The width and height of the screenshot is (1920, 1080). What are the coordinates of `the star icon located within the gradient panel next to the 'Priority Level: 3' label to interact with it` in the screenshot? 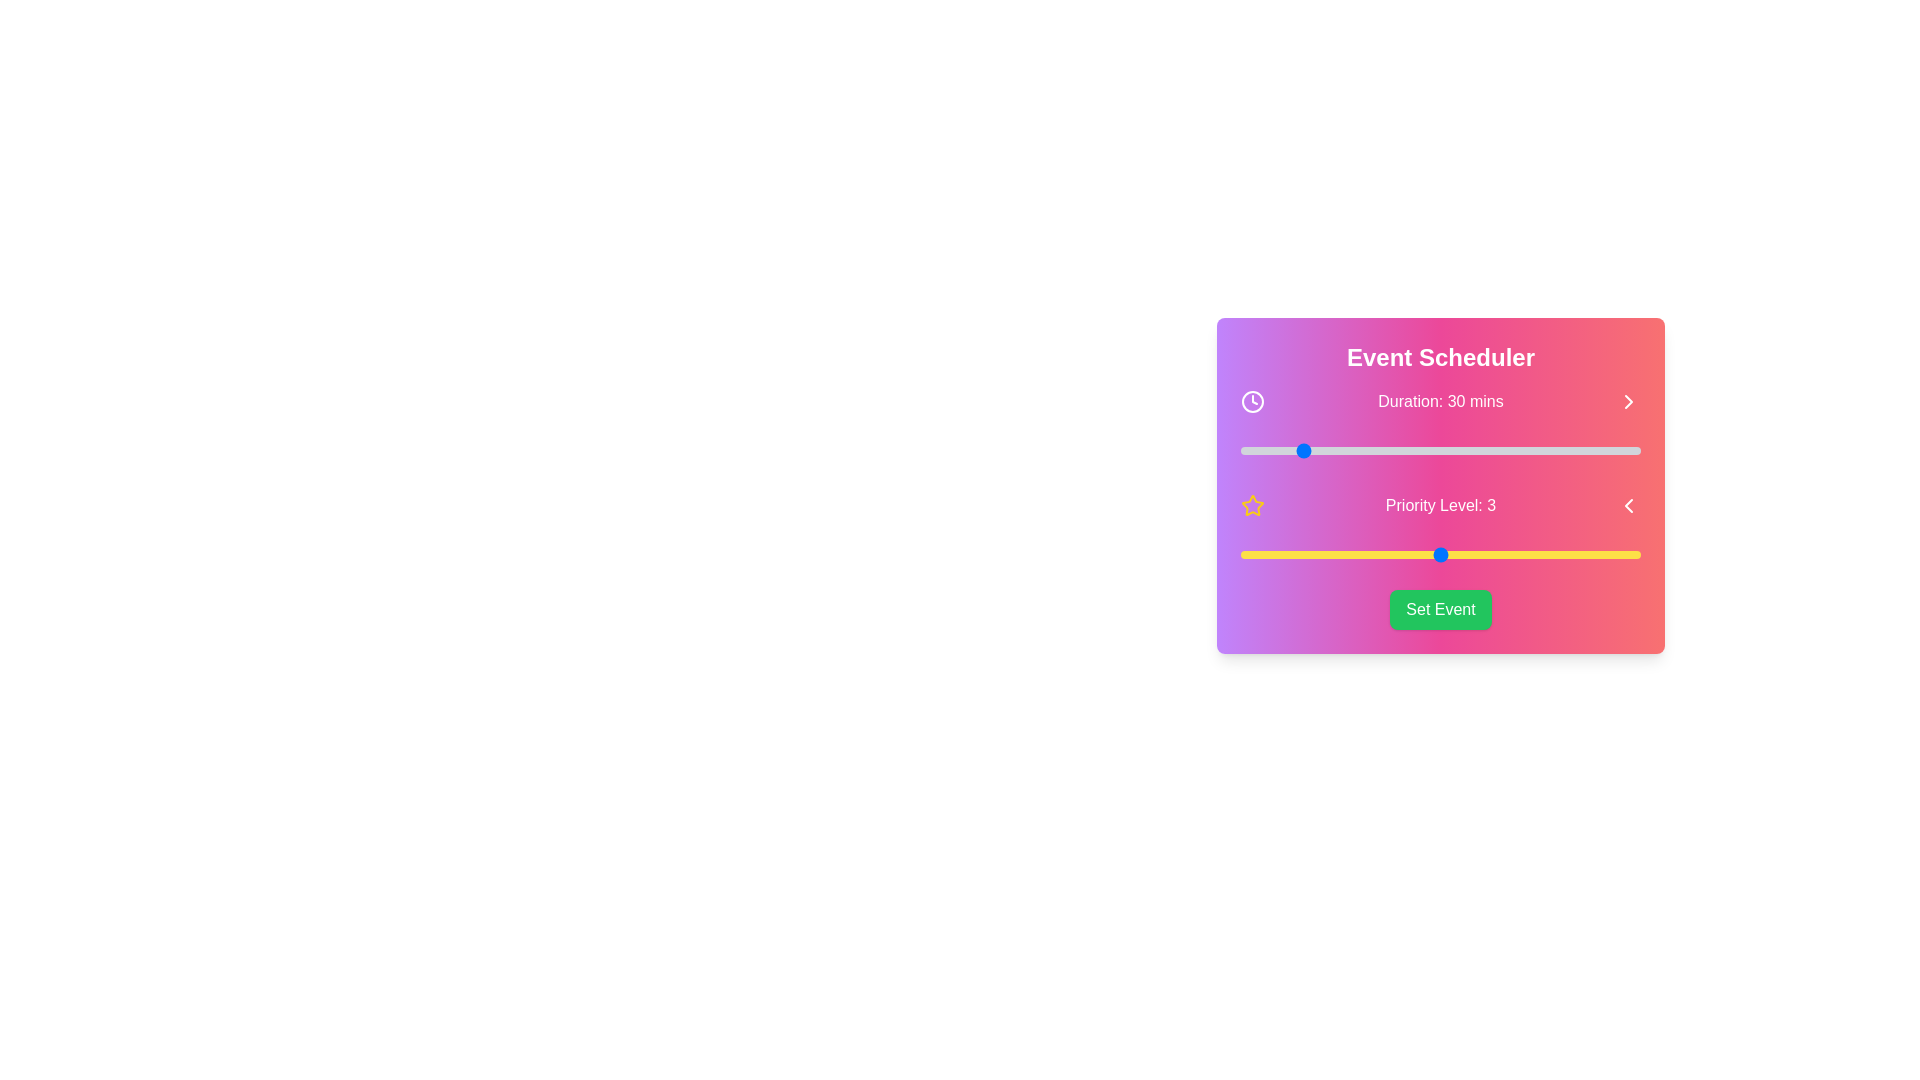 It's located at (1251, 504).